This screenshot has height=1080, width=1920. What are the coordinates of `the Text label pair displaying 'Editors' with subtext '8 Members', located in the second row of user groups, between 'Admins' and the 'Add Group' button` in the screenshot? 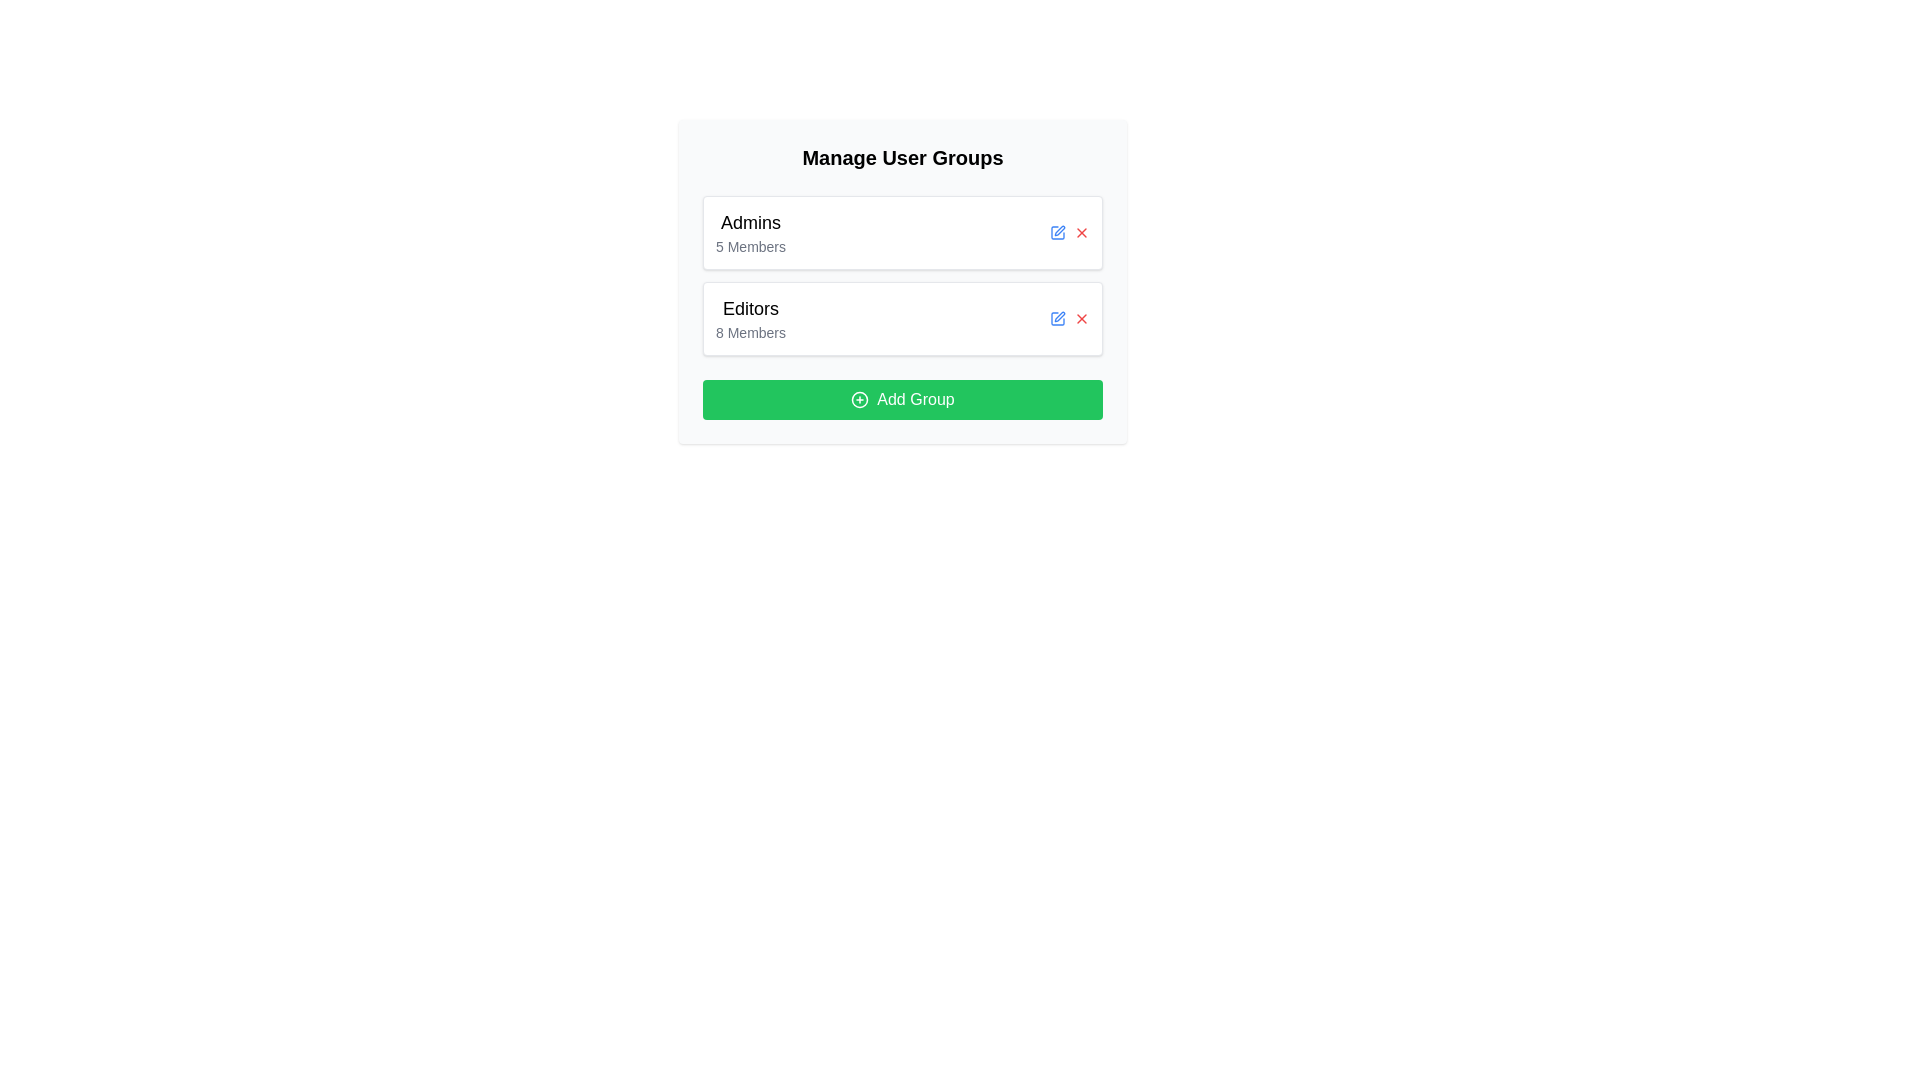 It's located at (750, 318).